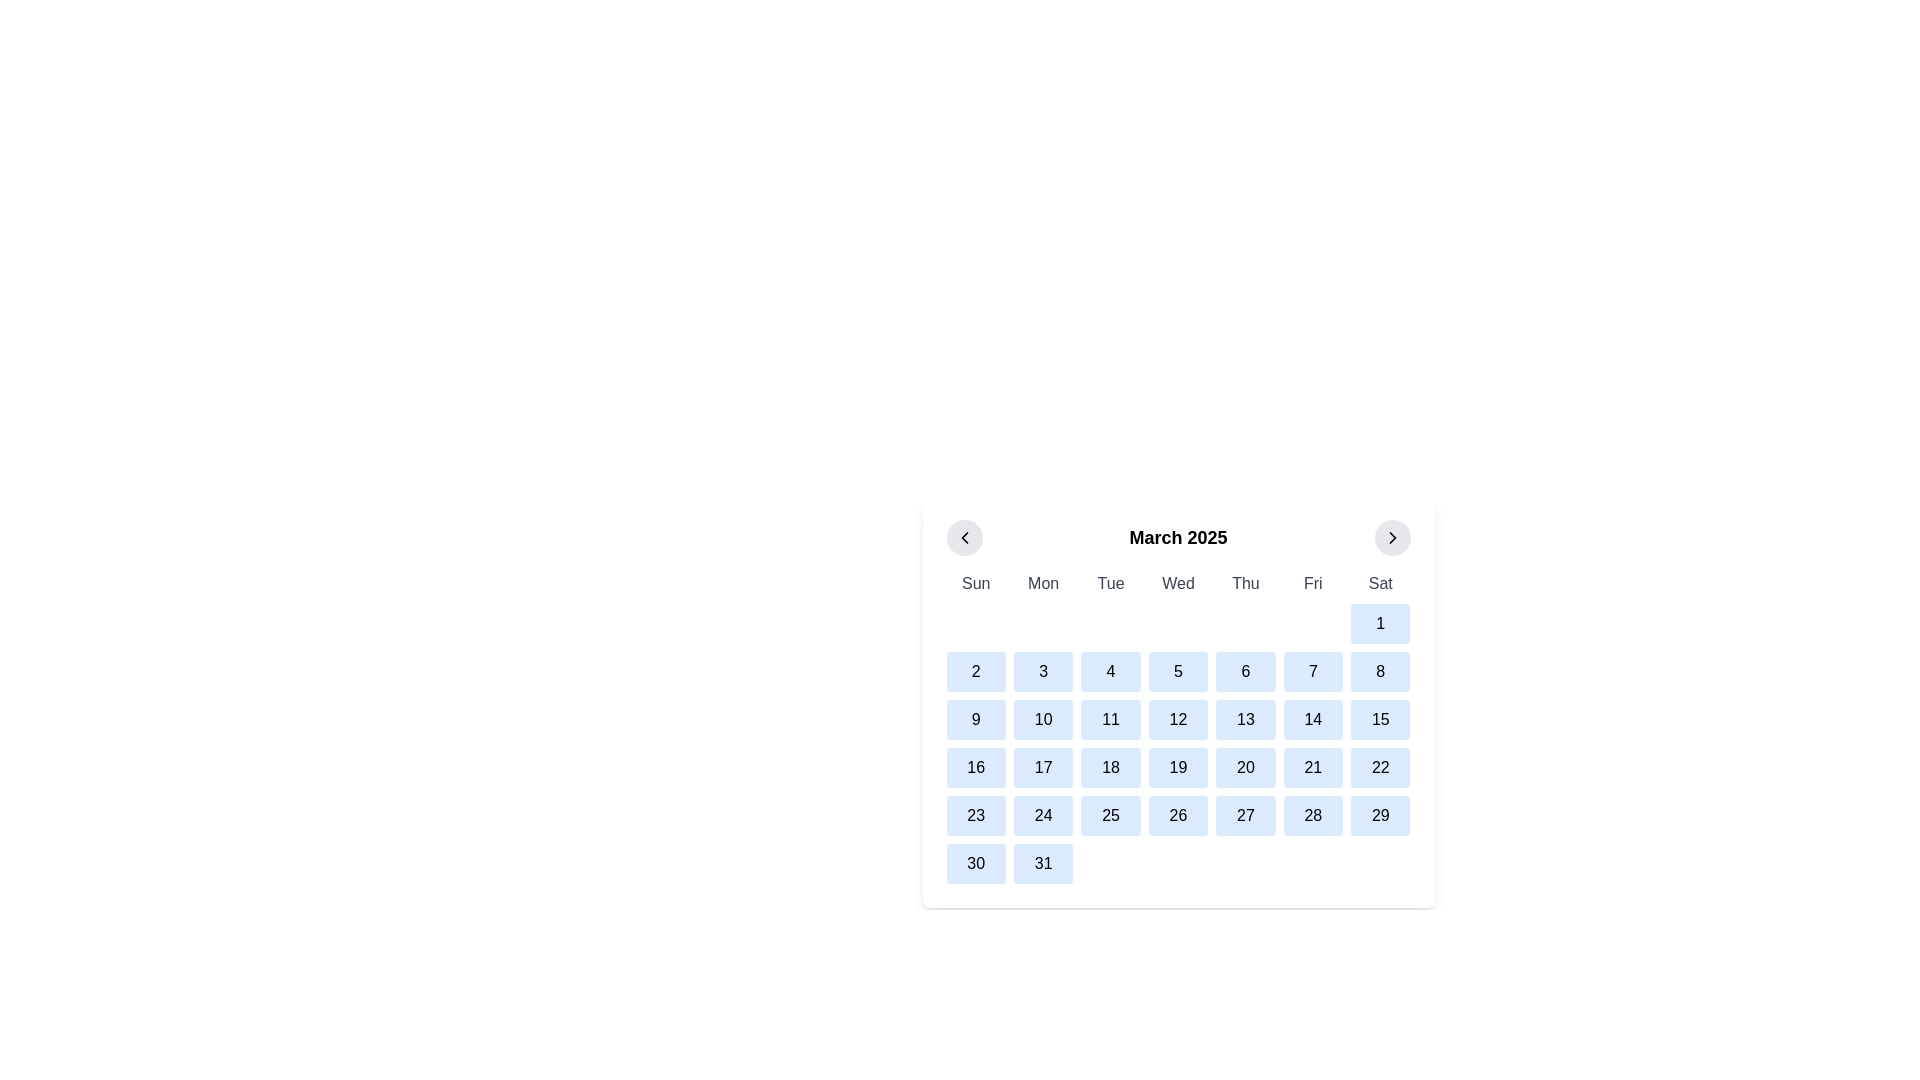 The height and width of the screenshot is (1080, 1920). What do you see at coordinates (1244, 671) in the screenshot?
I see `the grid cell button displaying the number '6'` at bounding box center [1244, 671].